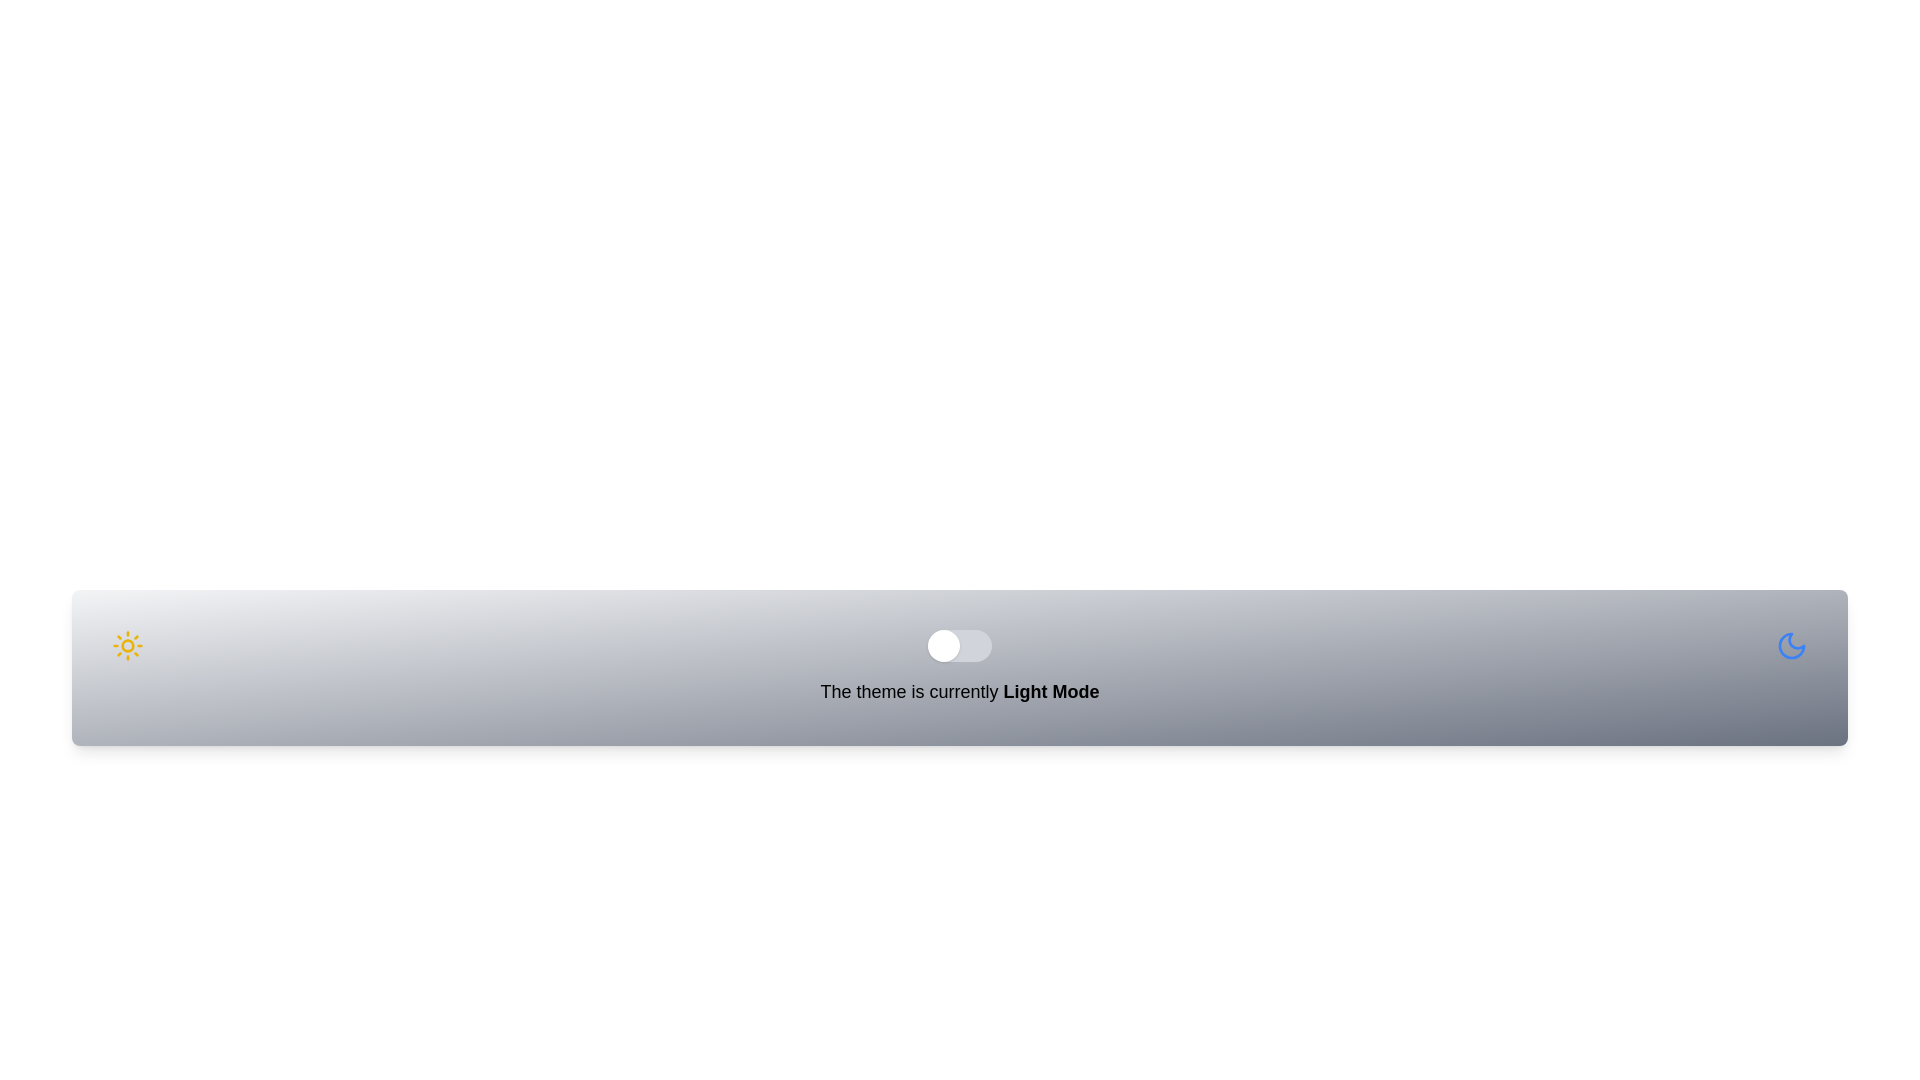  Describe the element at coordinates (127, 645) in the screenshot. I see `the Sun icon to interact with it` at that location.